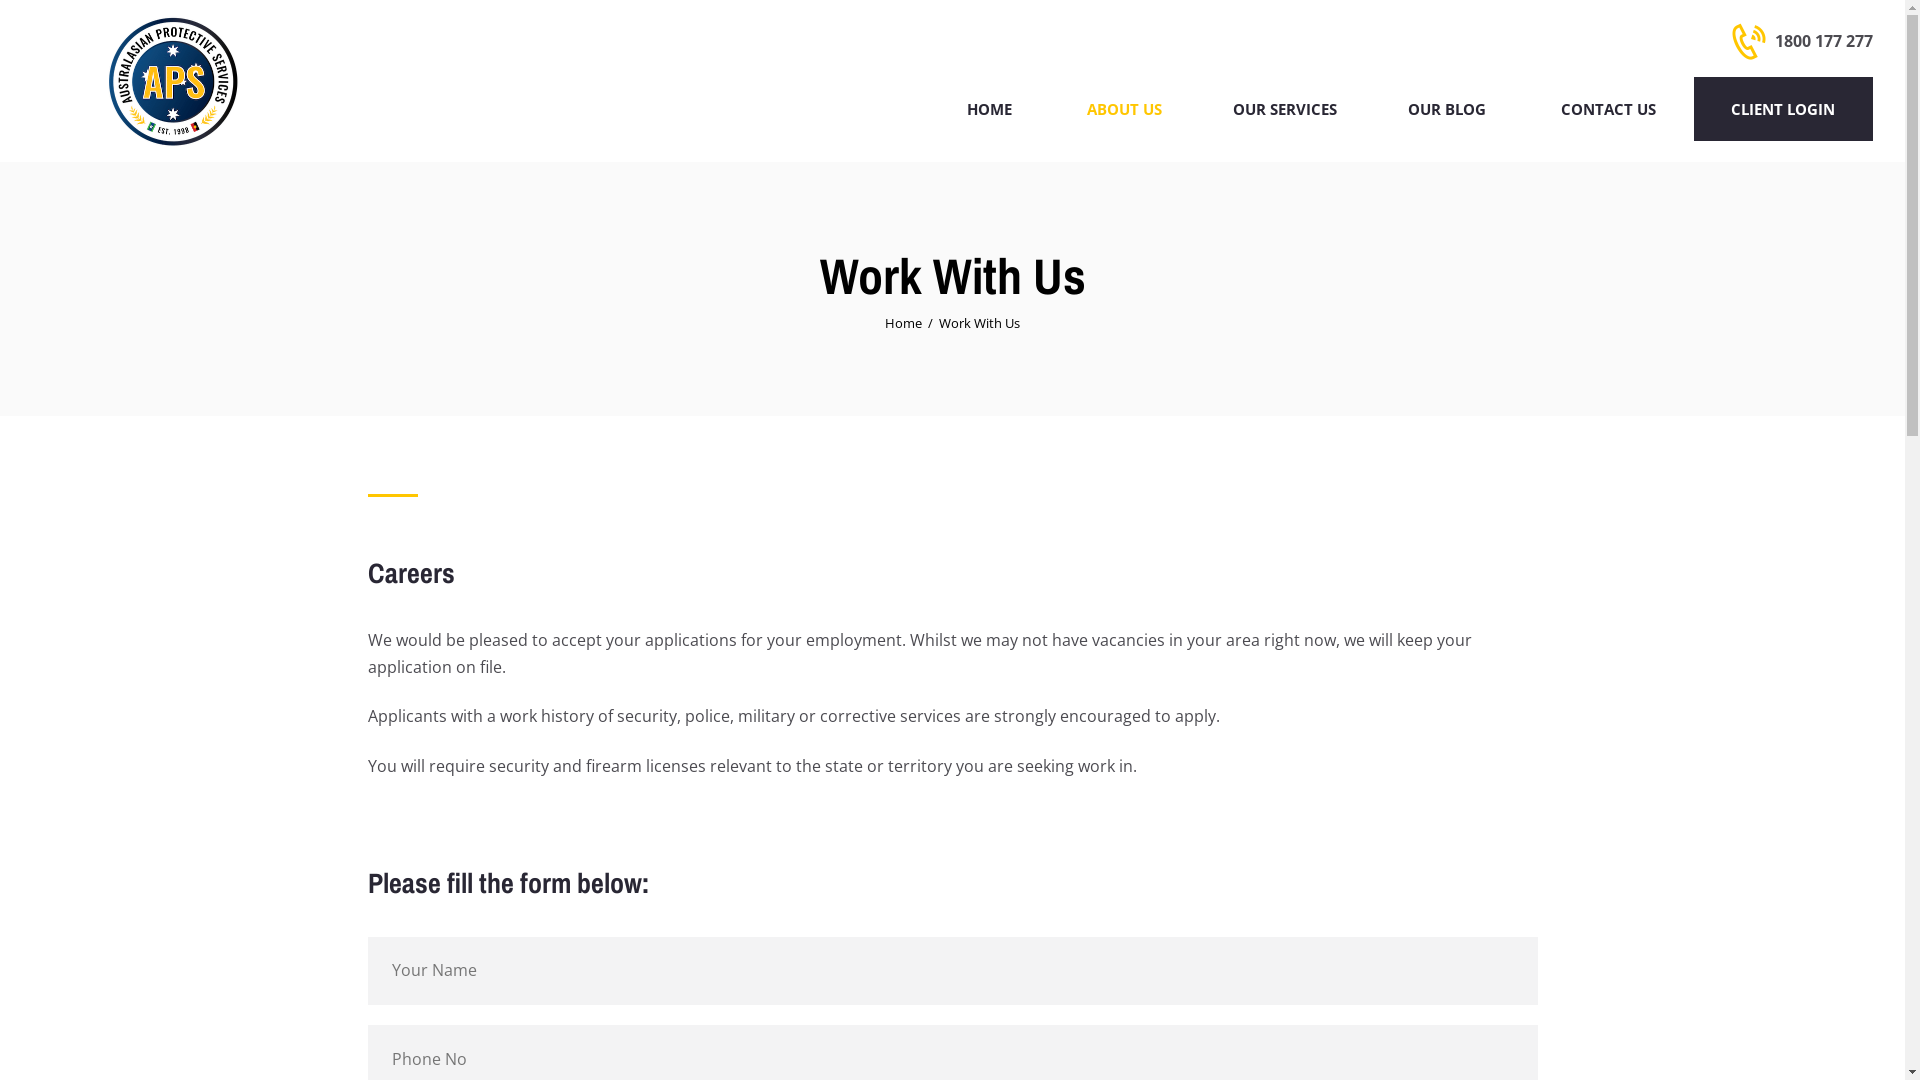 This screenshot has height=1080, width=1920. I want to click on '1800 177 277', so click(1801, 41).